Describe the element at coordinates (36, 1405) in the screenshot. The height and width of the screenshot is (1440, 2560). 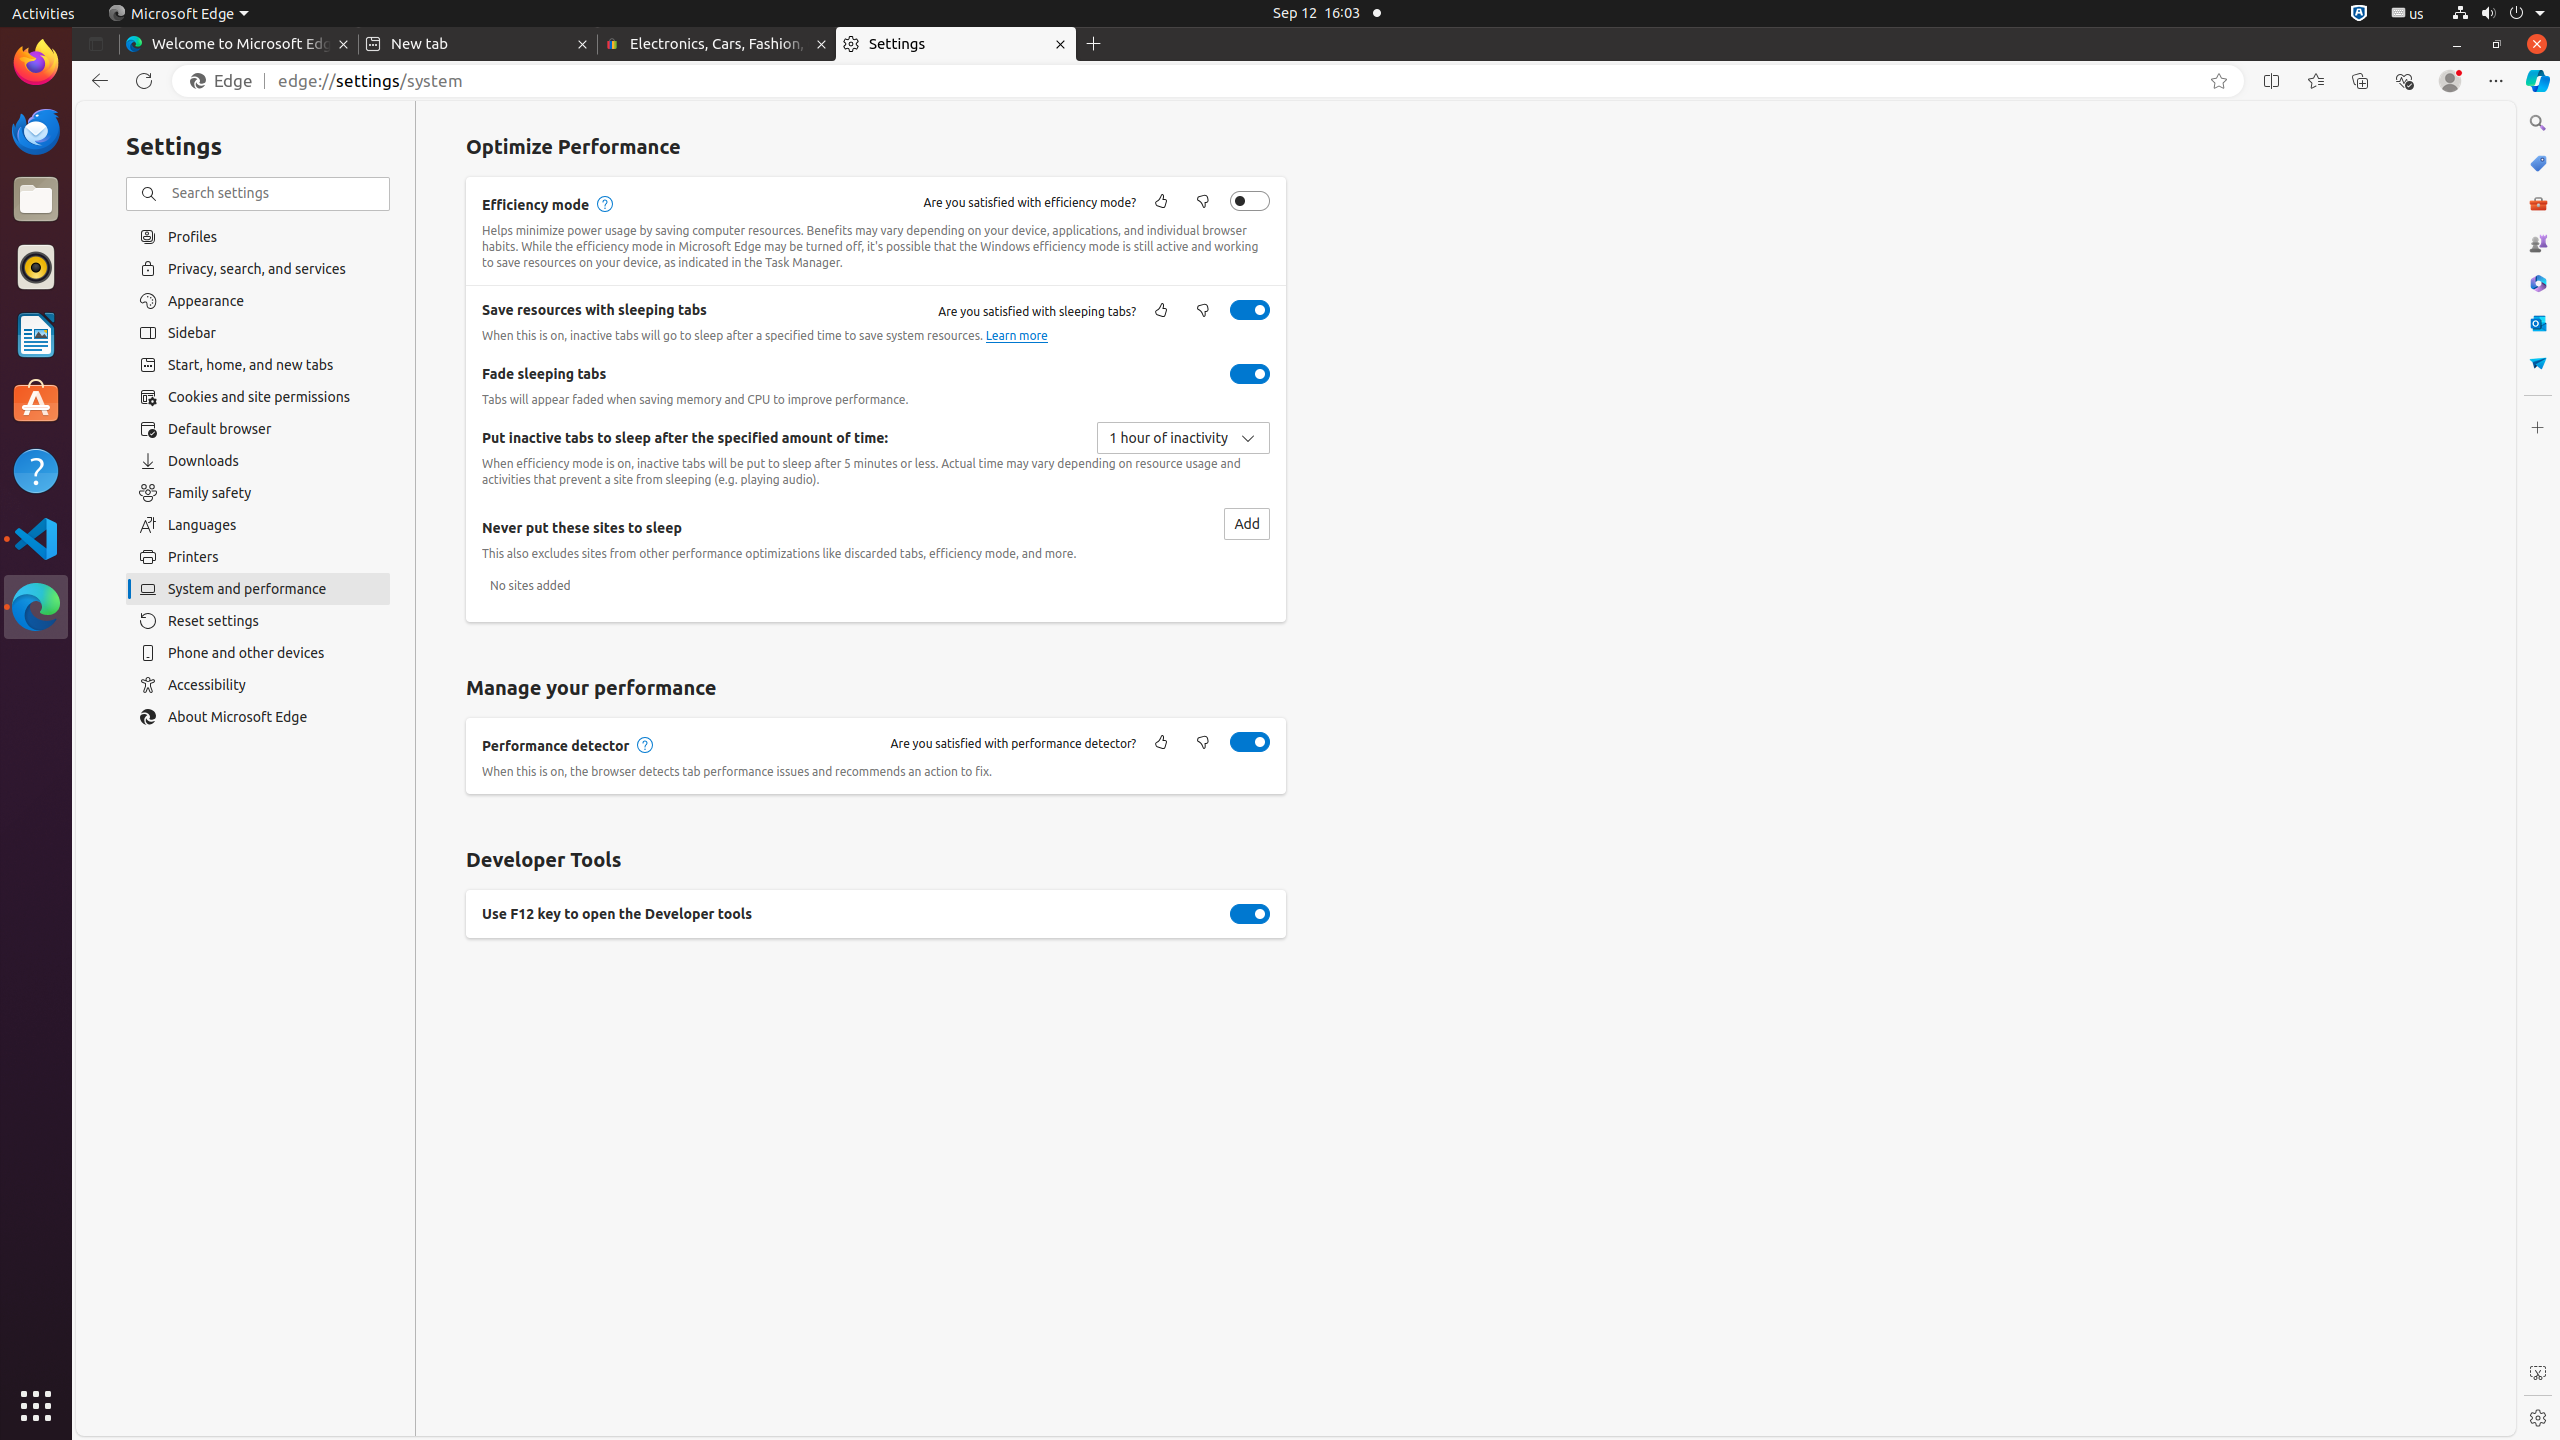
I see `'Show Applications'` at that location.